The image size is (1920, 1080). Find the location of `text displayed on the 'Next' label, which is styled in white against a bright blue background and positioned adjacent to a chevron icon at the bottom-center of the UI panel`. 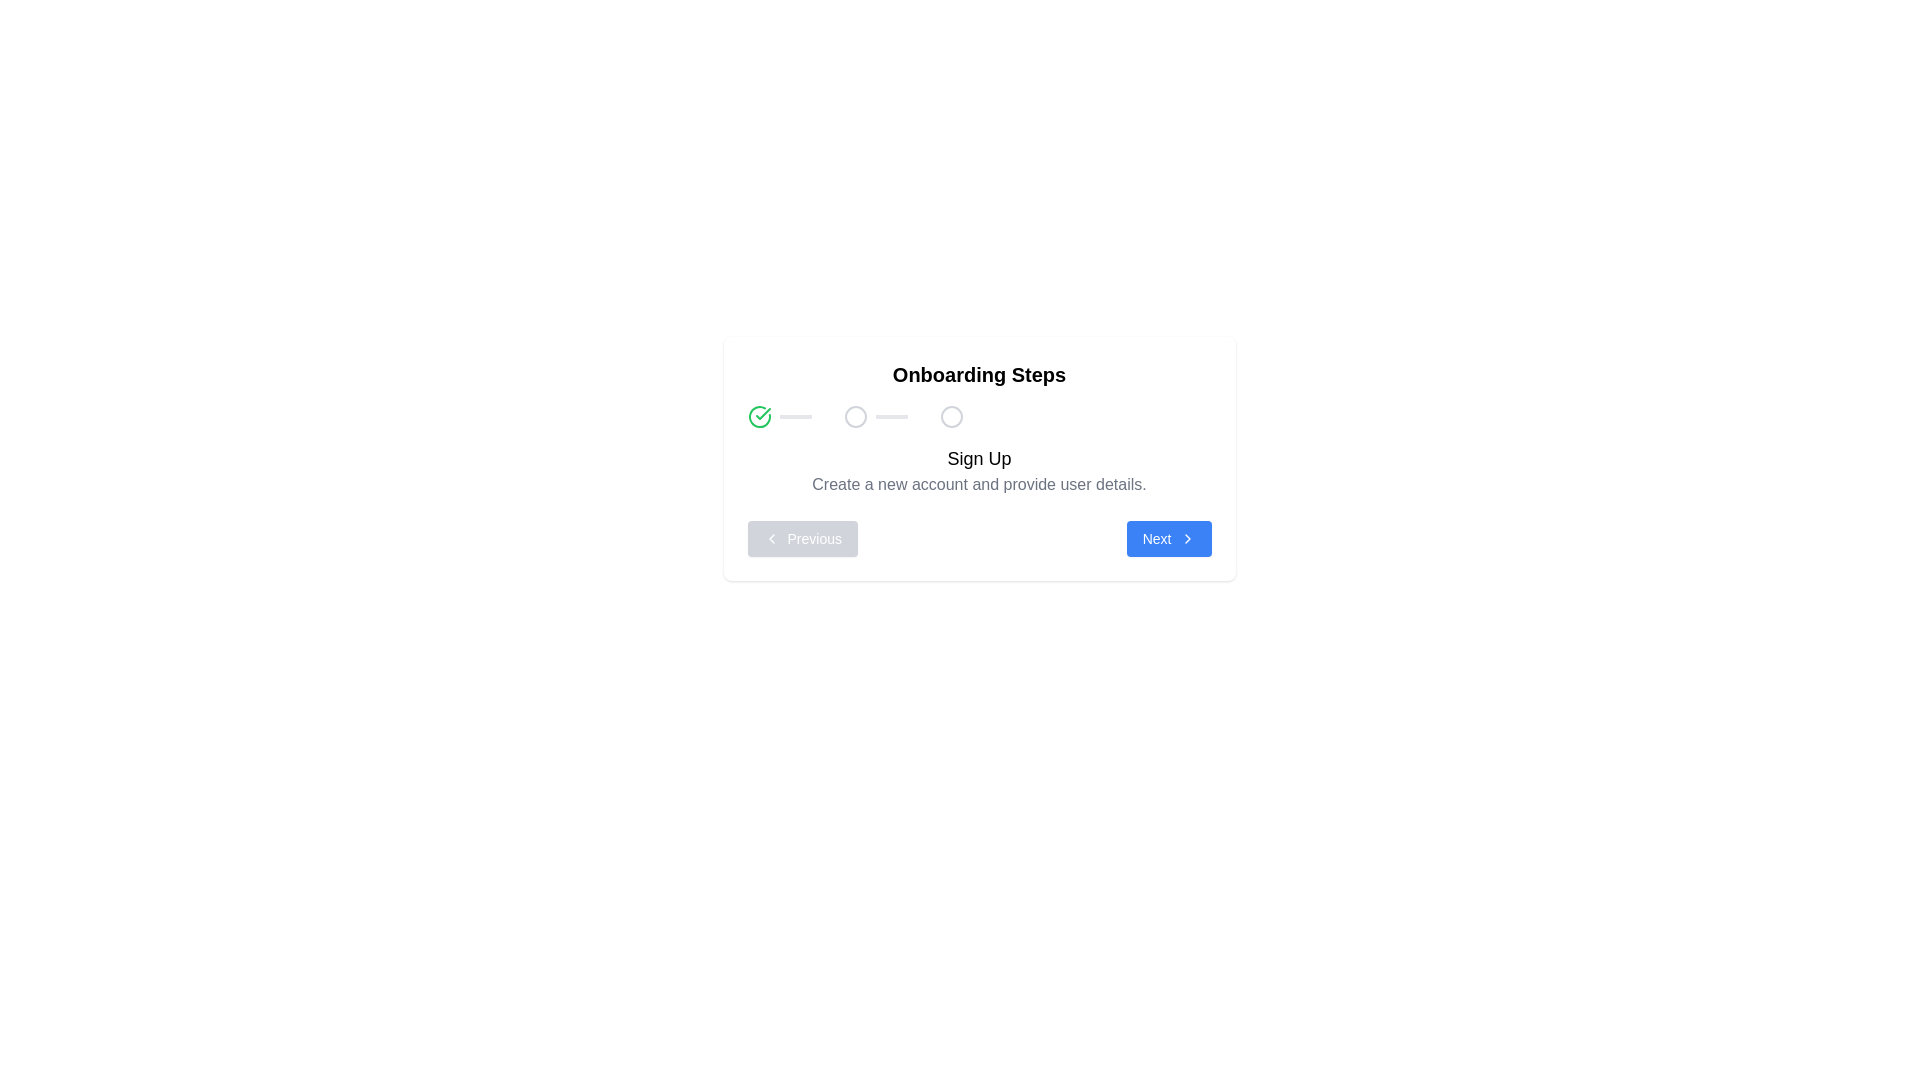

text displayed on the 'Next' label, which is styled in white against a bright blue background and positioned adjacent to a chevron icon at the bottom-center of the UI panel is located at coordinates (1157, 538).